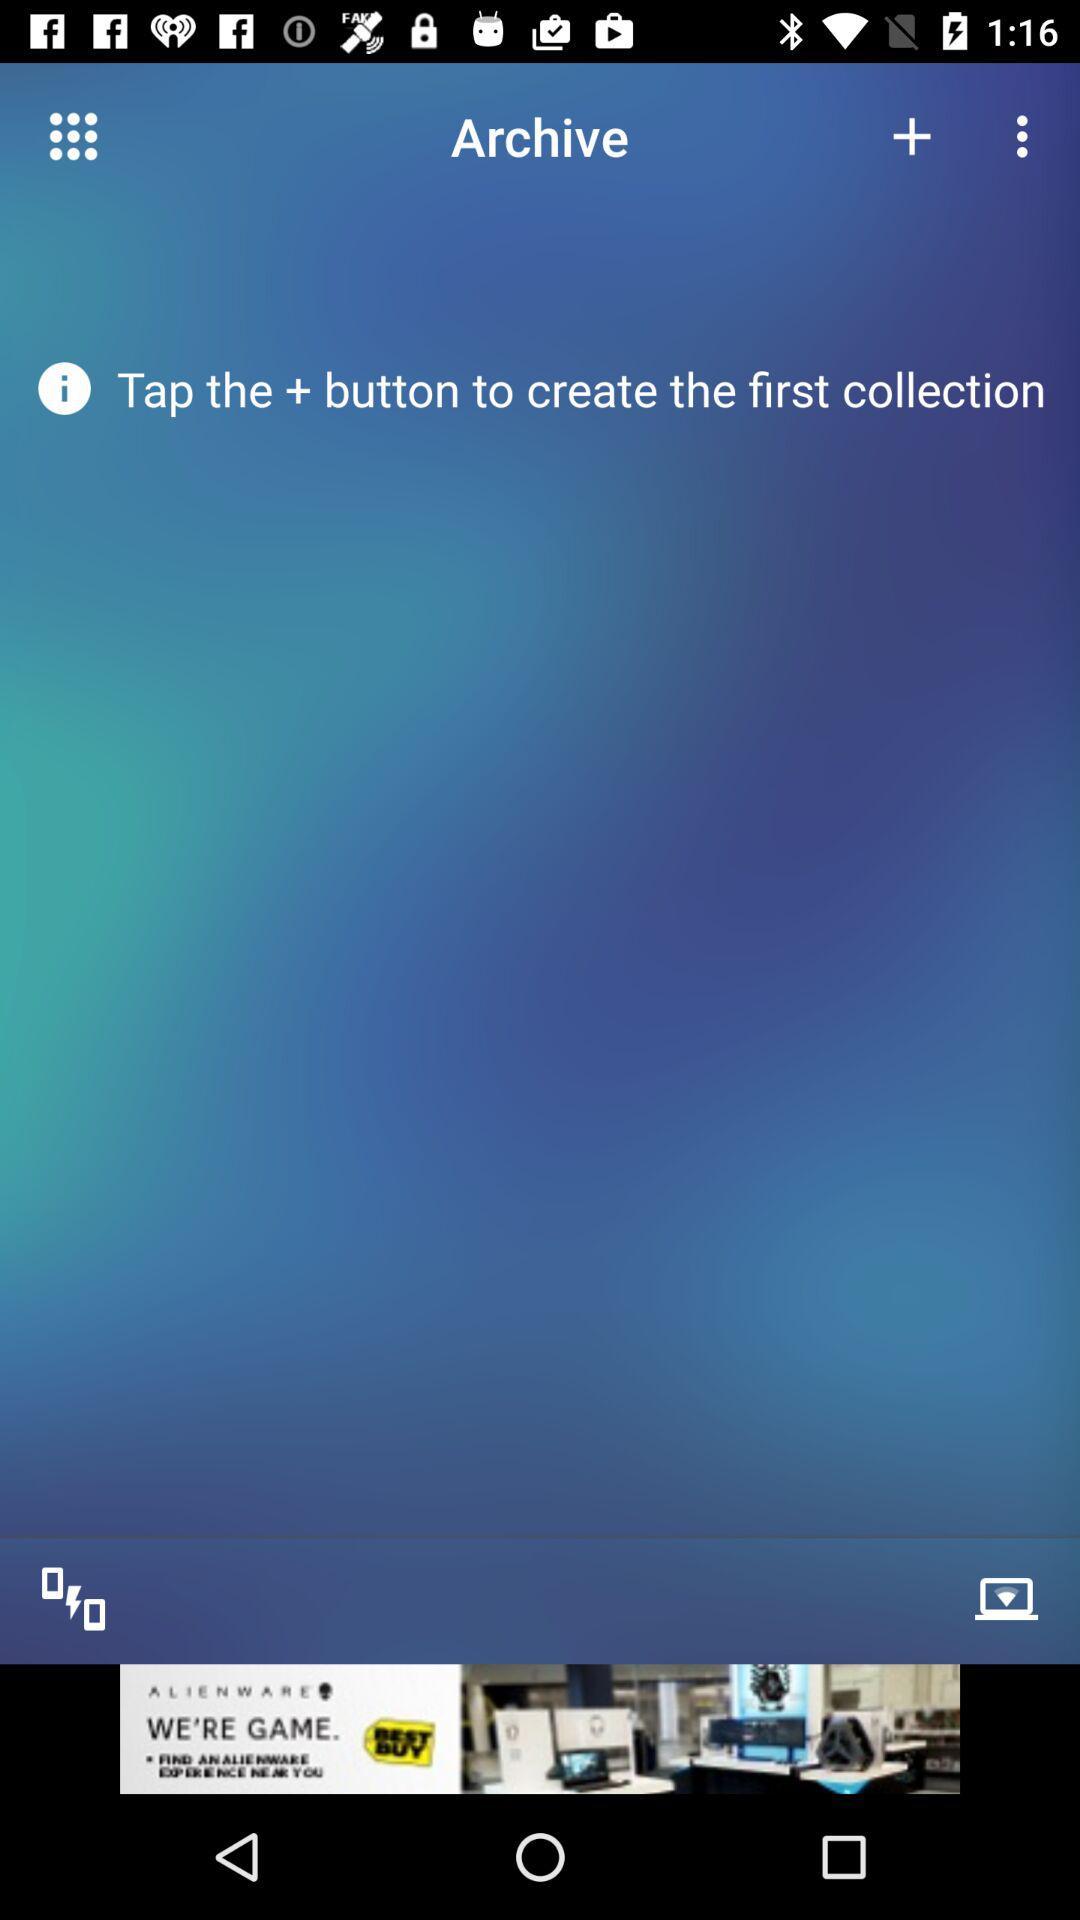 This screenshot has width=1080, height=1920. I want to click on see more option, so click(1011, 1596).